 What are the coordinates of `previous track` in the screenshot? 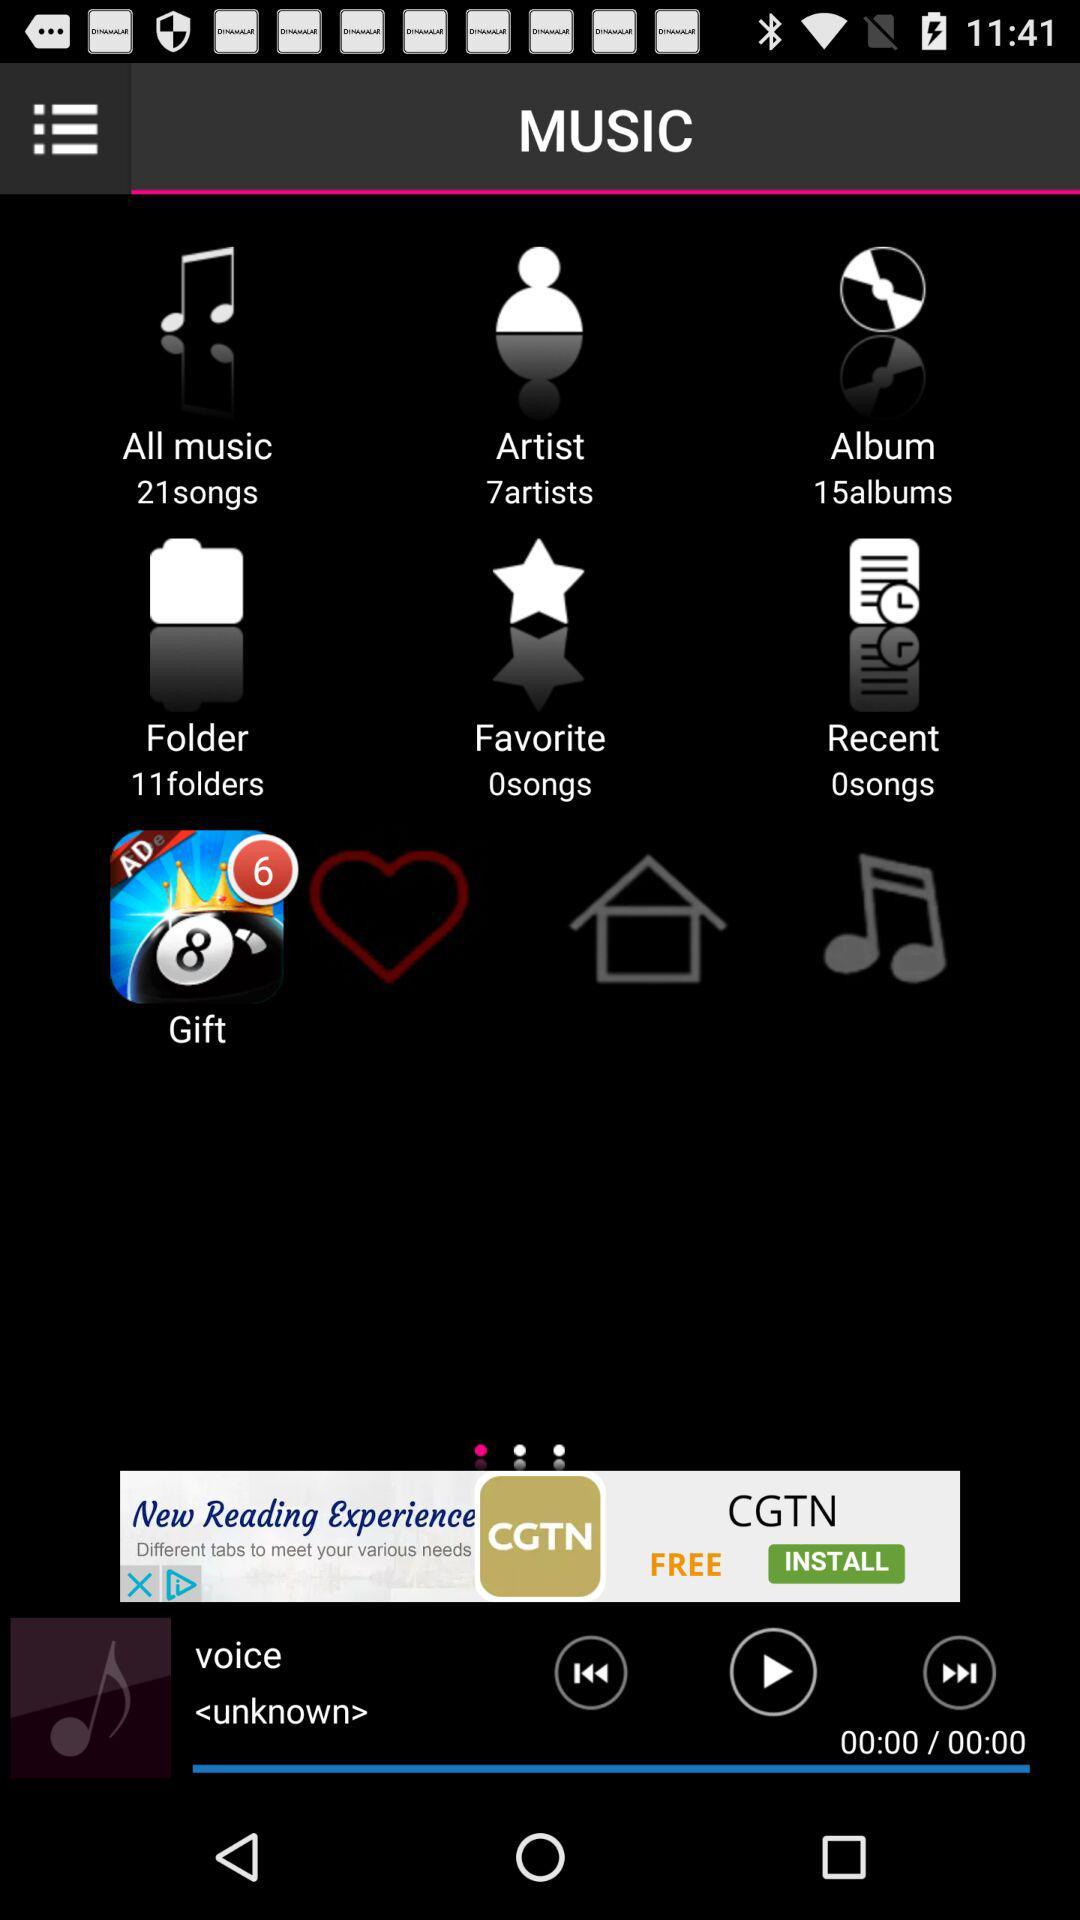 It's located at (575, 1680).